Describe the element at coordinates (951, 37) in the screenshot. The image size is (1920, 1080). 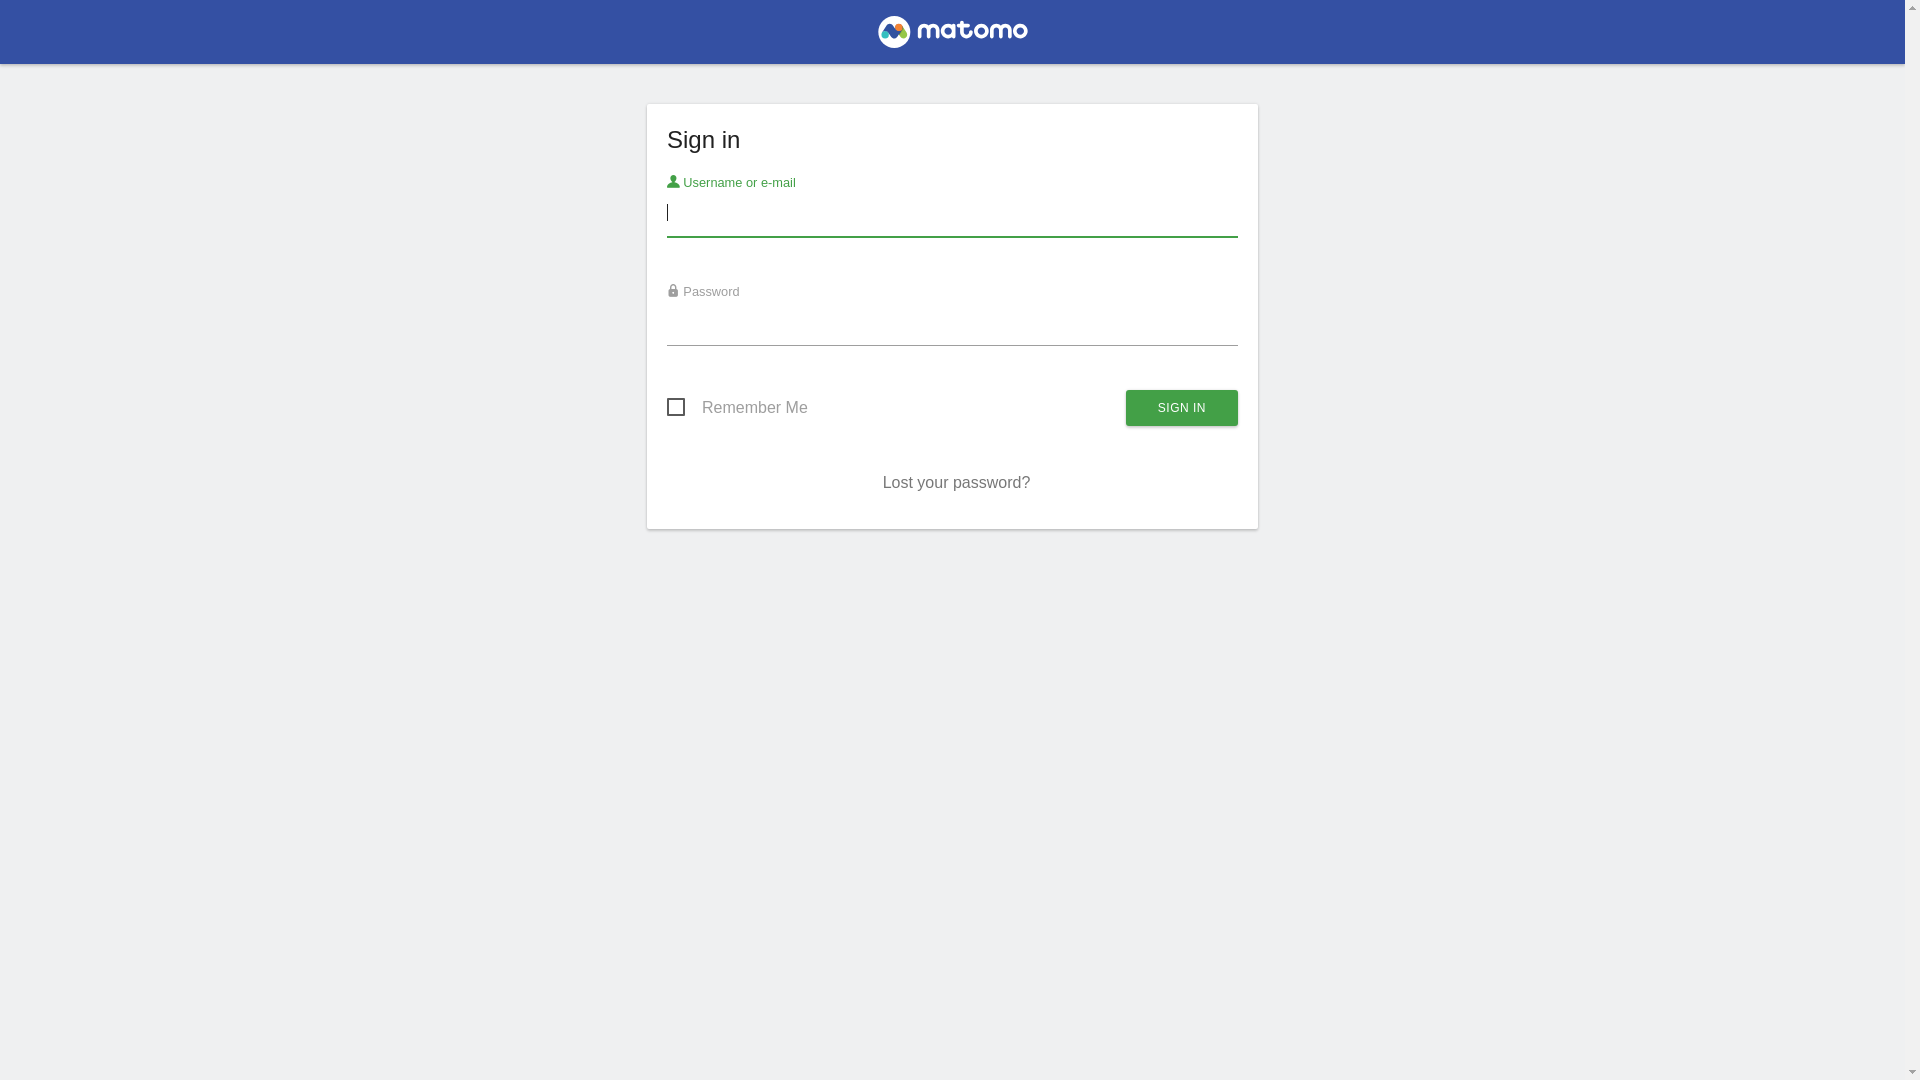
I see `'Matomo # free/libre analytics platform'` at that location.